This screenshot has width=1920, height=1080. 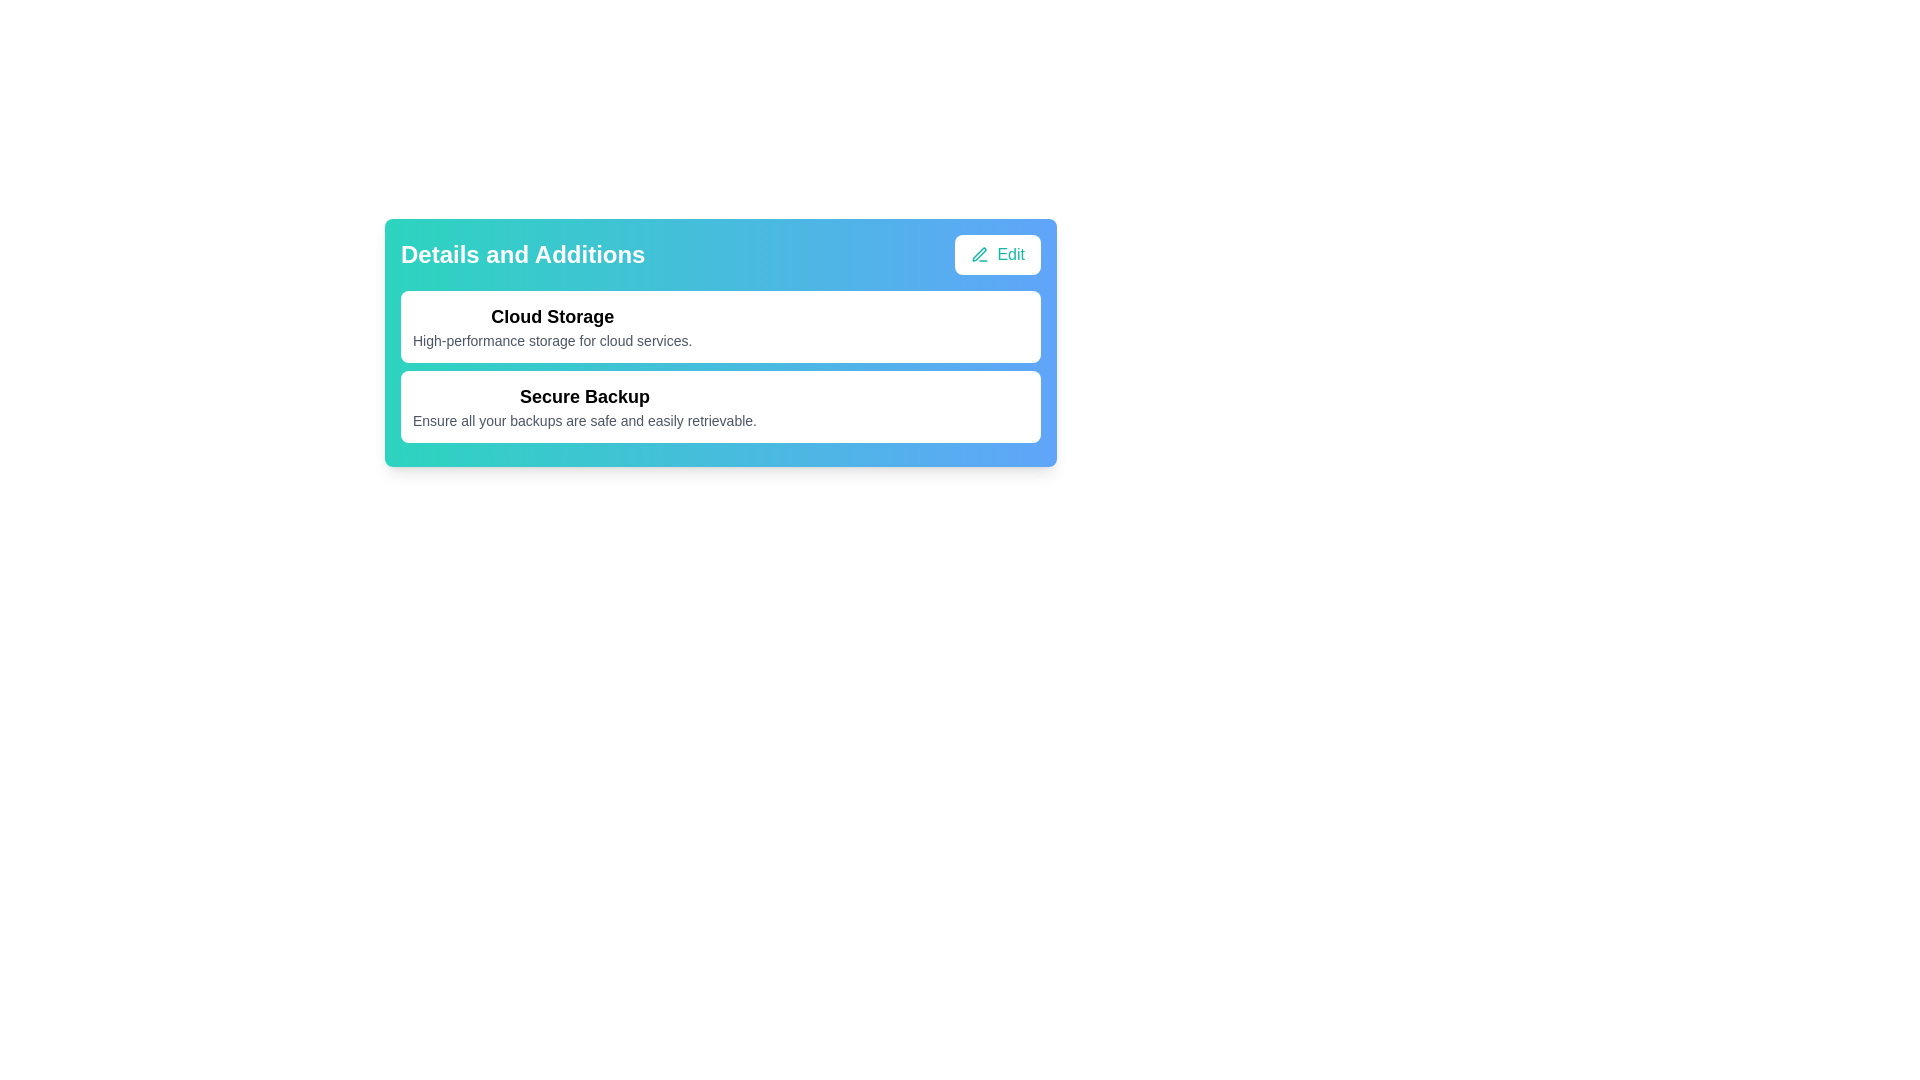 What do you see at coordinates (523, 253) in the screenshot?
I see `the text label that displays 'Details and Additions' in bold, large white font, located at the top left of the boxed interface` at bounding box center [523, 253].